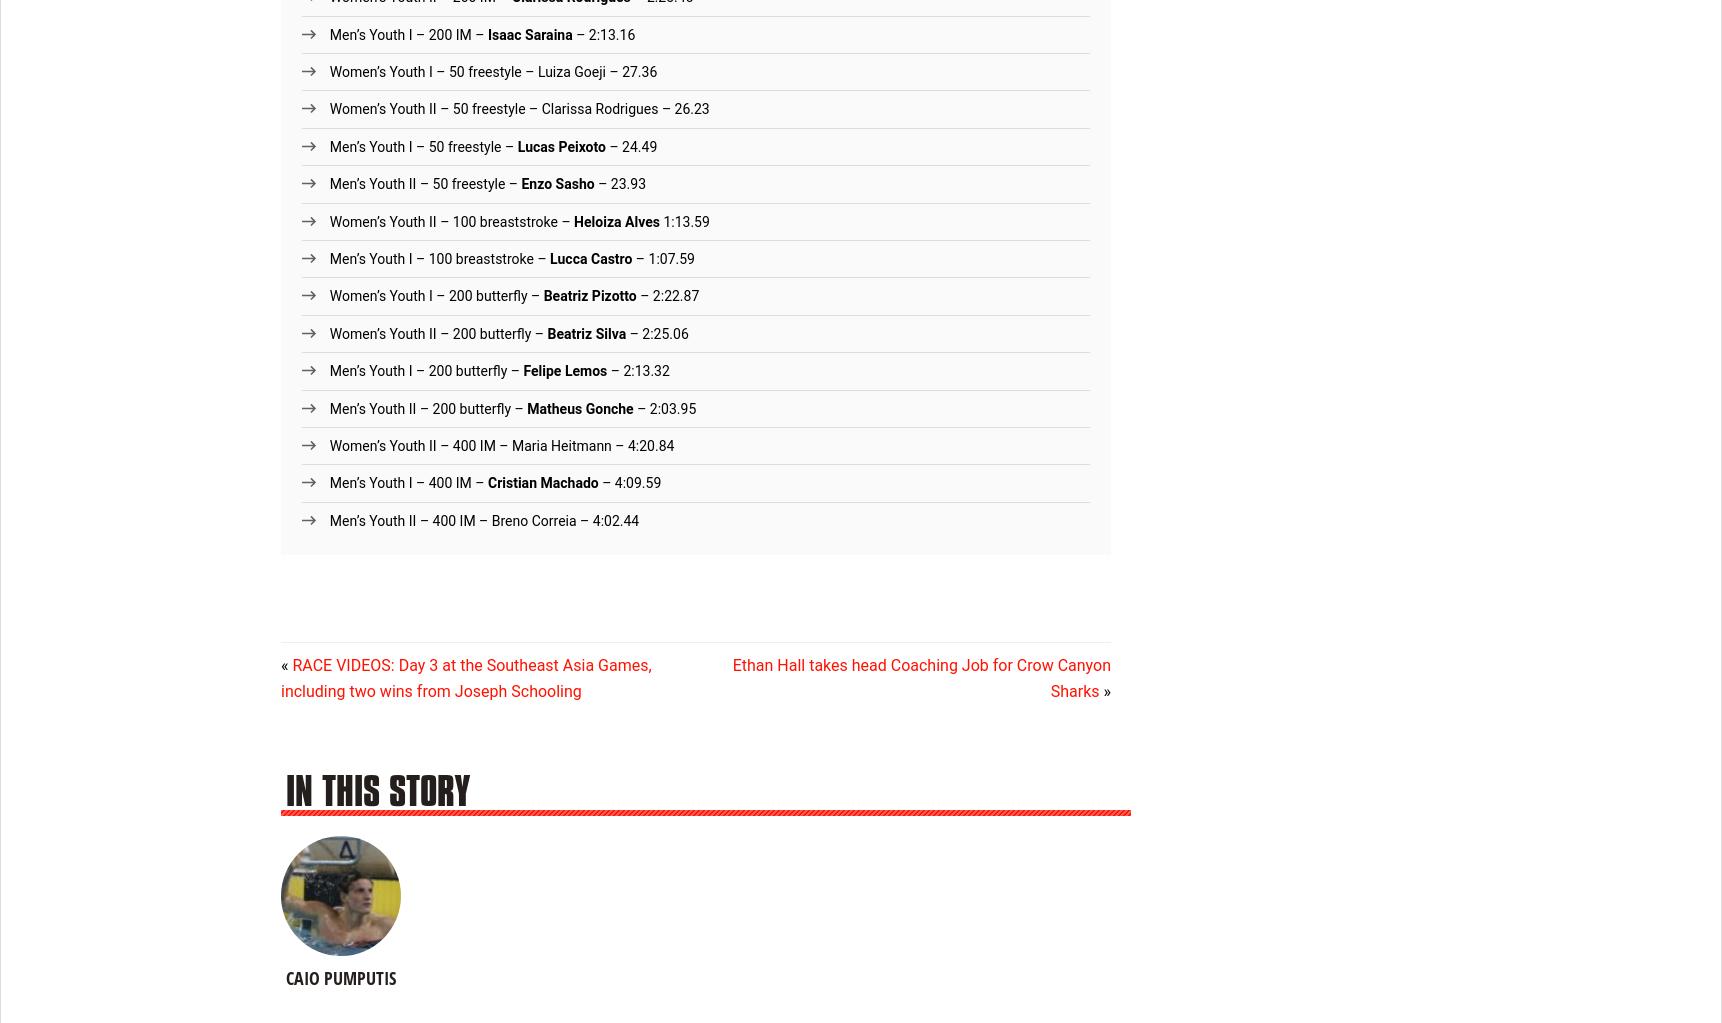  I want to click on 'Isaac Saraina', so click(527, 33).